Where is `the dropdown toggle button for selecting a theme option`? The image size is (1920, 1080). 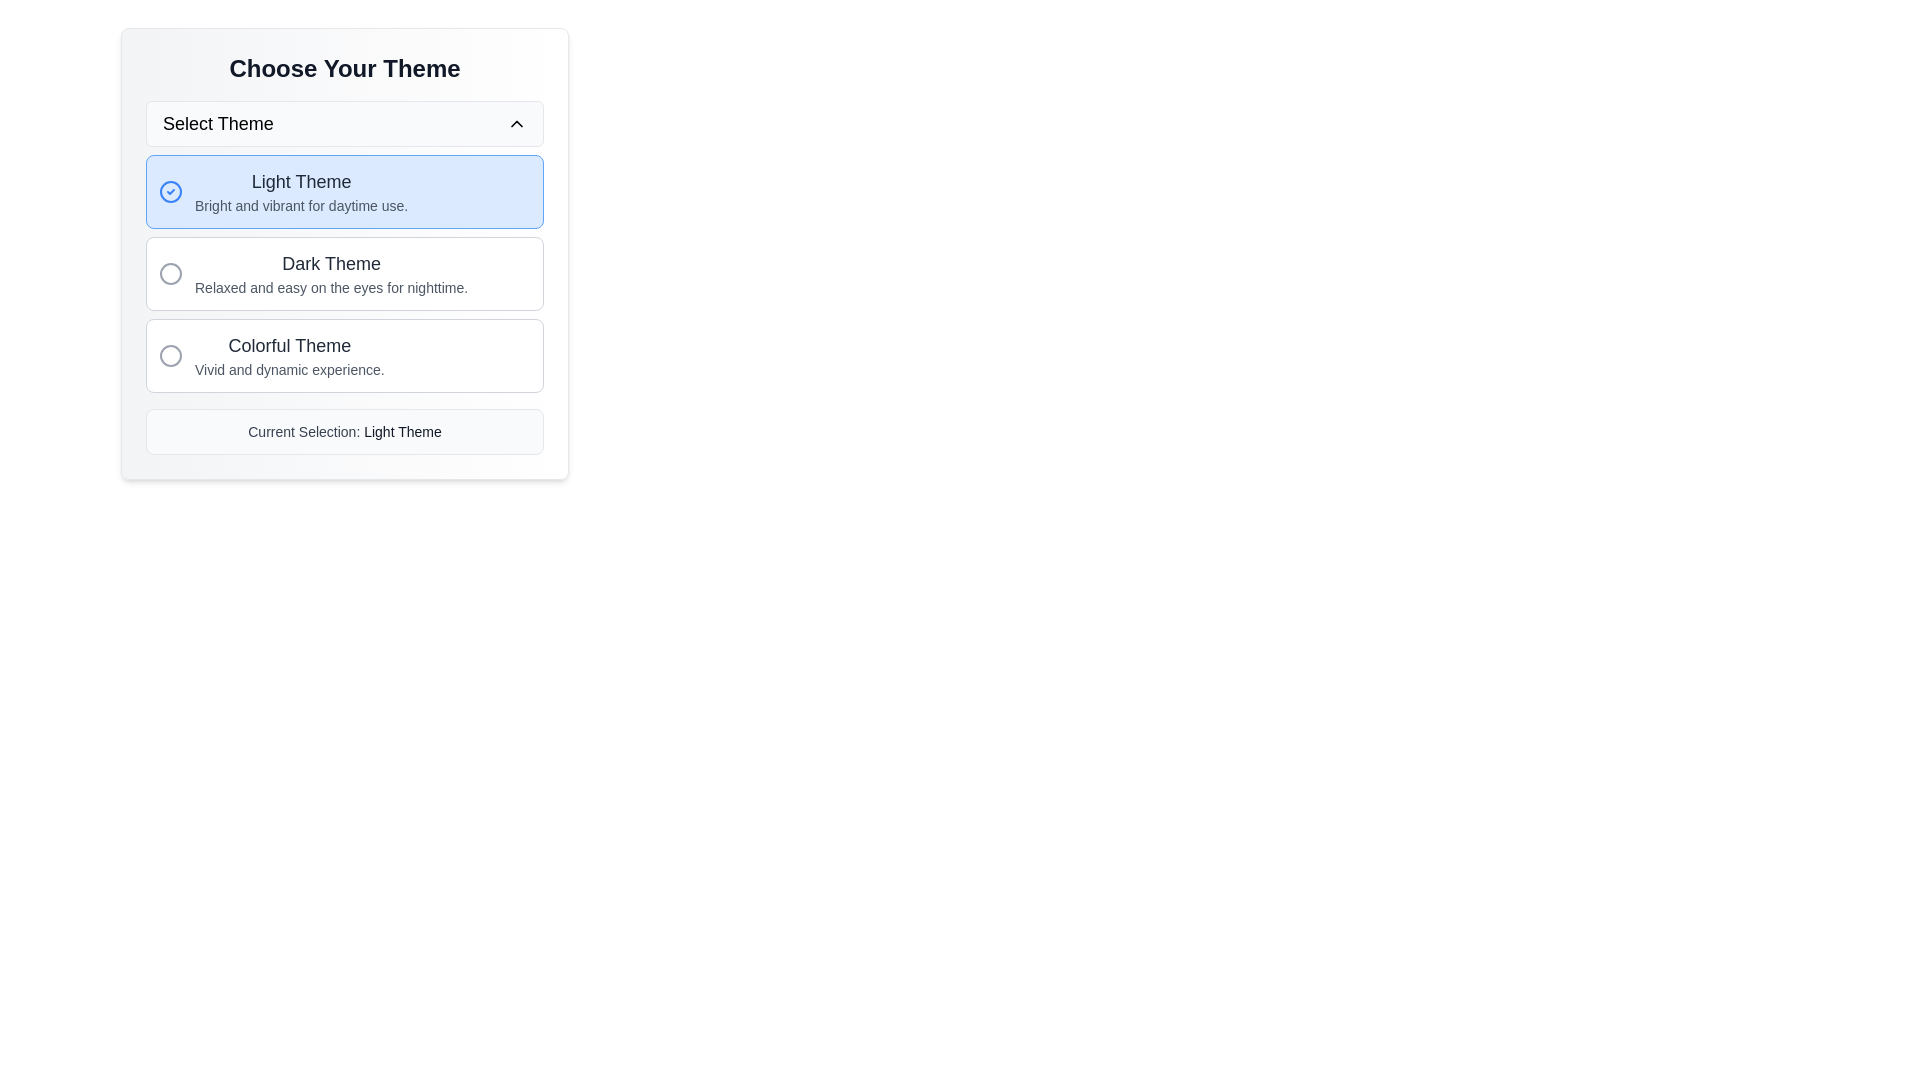
the dropdown toggle button for selecting a theme option is located at coordinates (345, 123).